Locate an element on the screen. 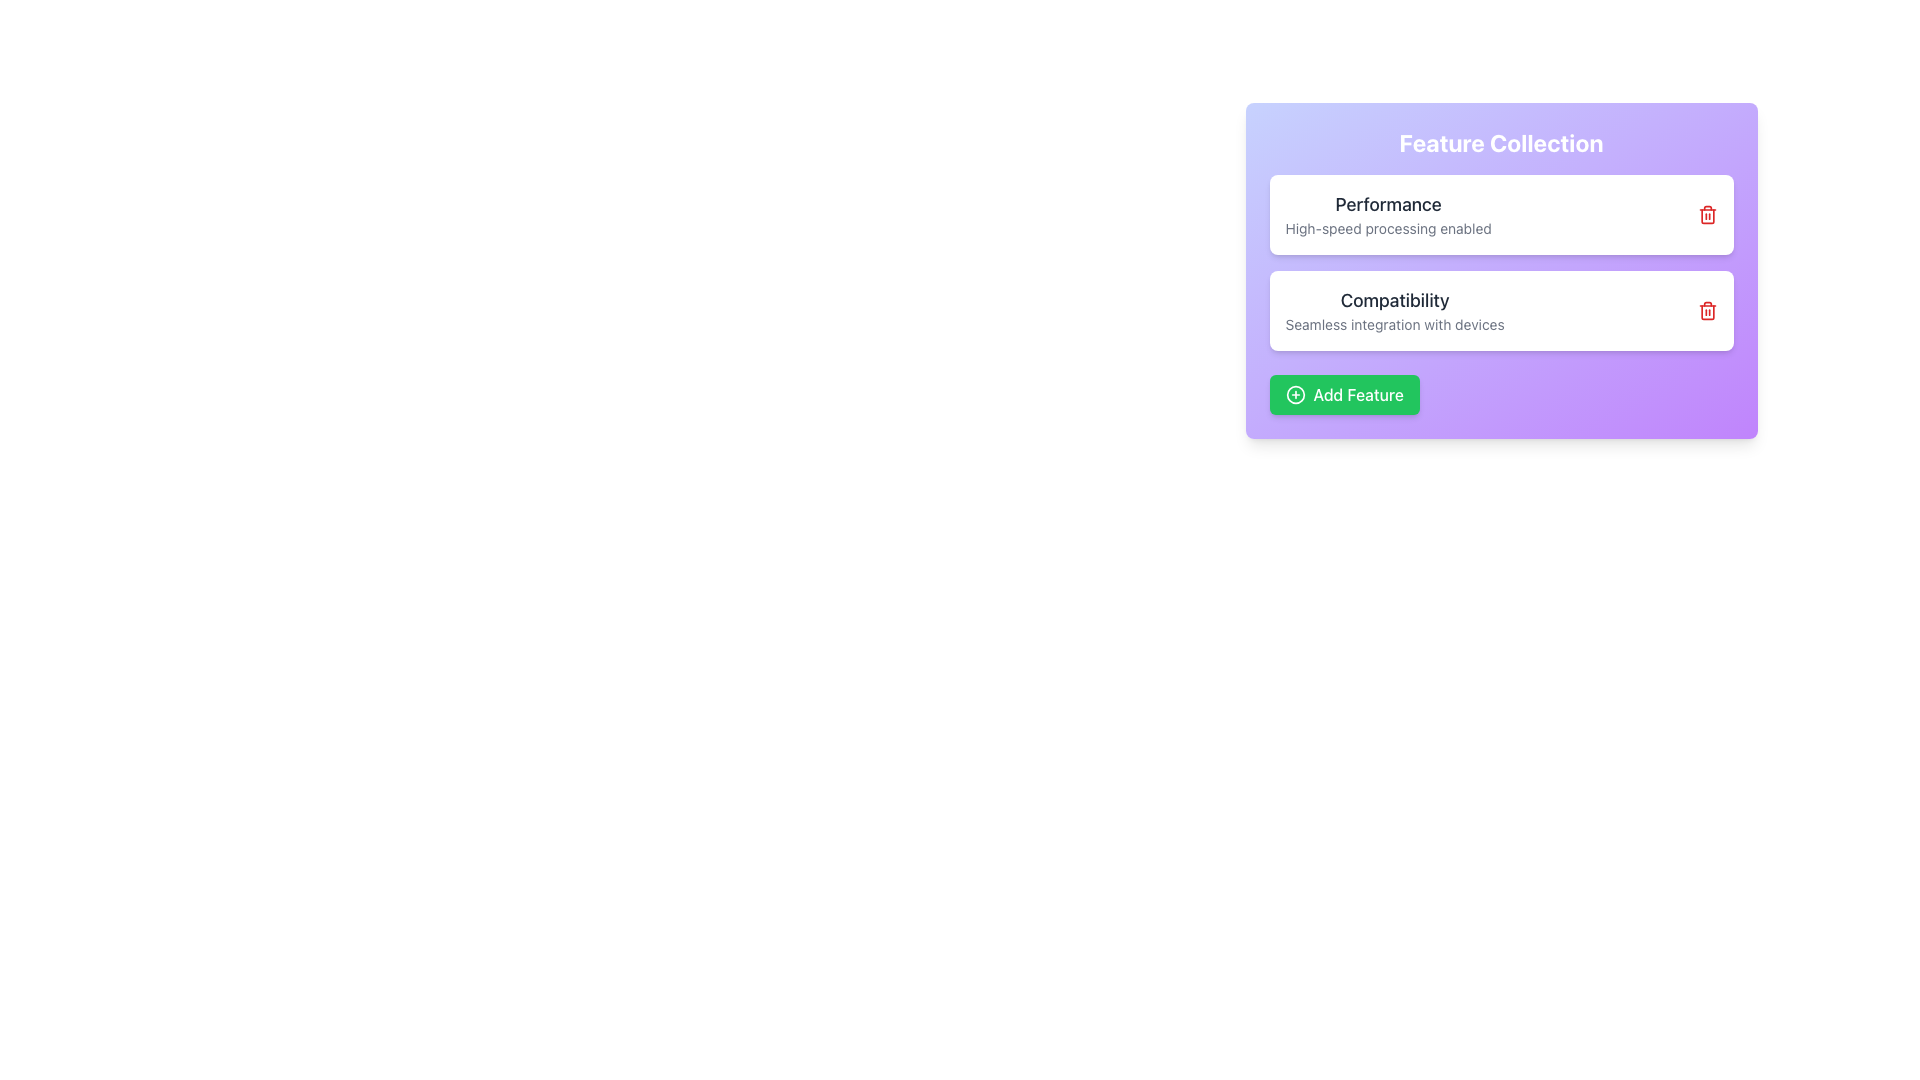 The image size is (1920, 1080). the SVG Circle that represents the 'Add Feature' button, located in the lower-right corner of the feature collection card is located at coordinates (1295, 394).